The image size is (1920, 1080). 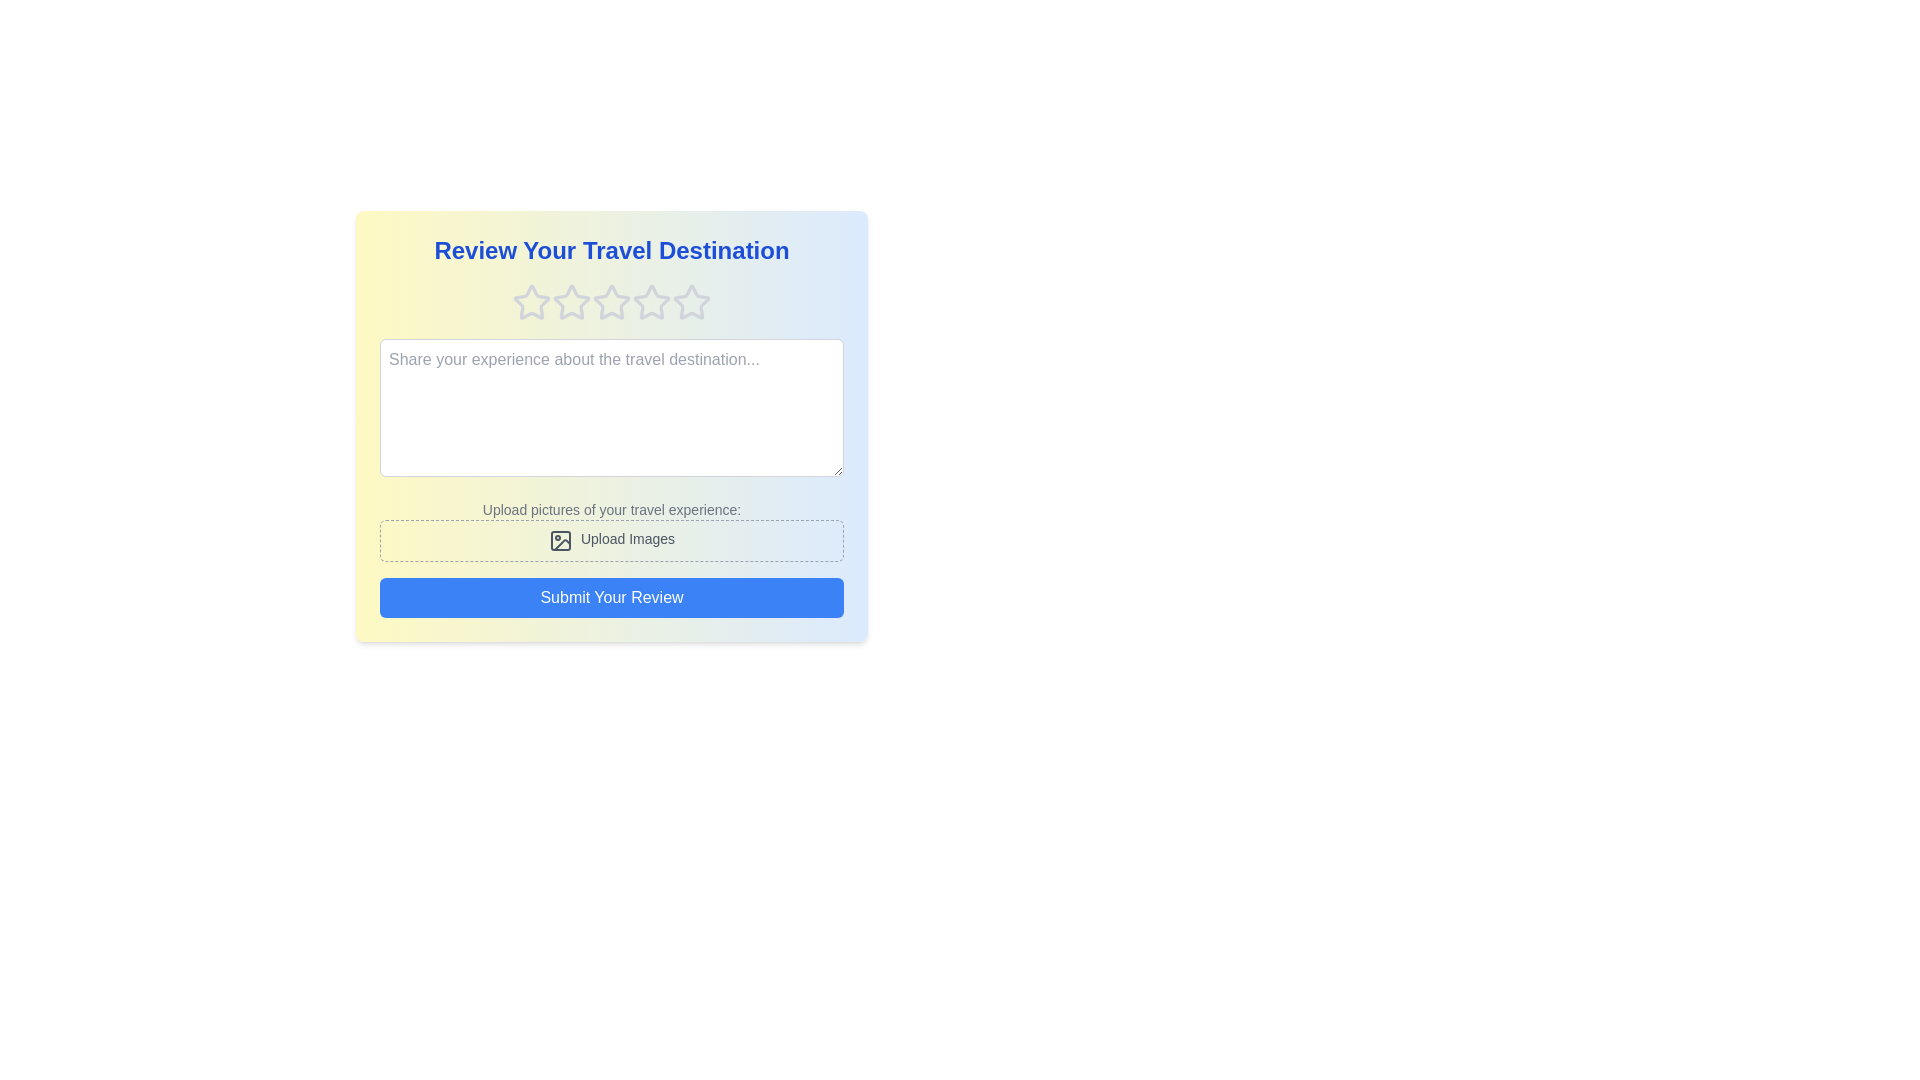 What do you see at coordinates (652, 303) in the screenshot?
I see `the star corresponding to the rating 4` at bounding box center [652, 303].